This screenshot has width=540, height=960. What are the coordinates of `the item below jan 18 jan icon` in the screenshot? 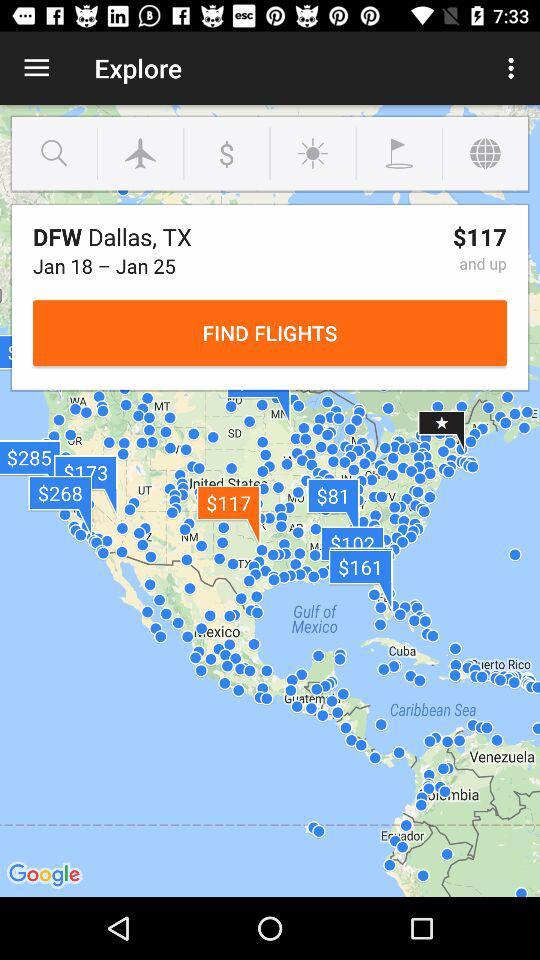 It's located at (270, 333).